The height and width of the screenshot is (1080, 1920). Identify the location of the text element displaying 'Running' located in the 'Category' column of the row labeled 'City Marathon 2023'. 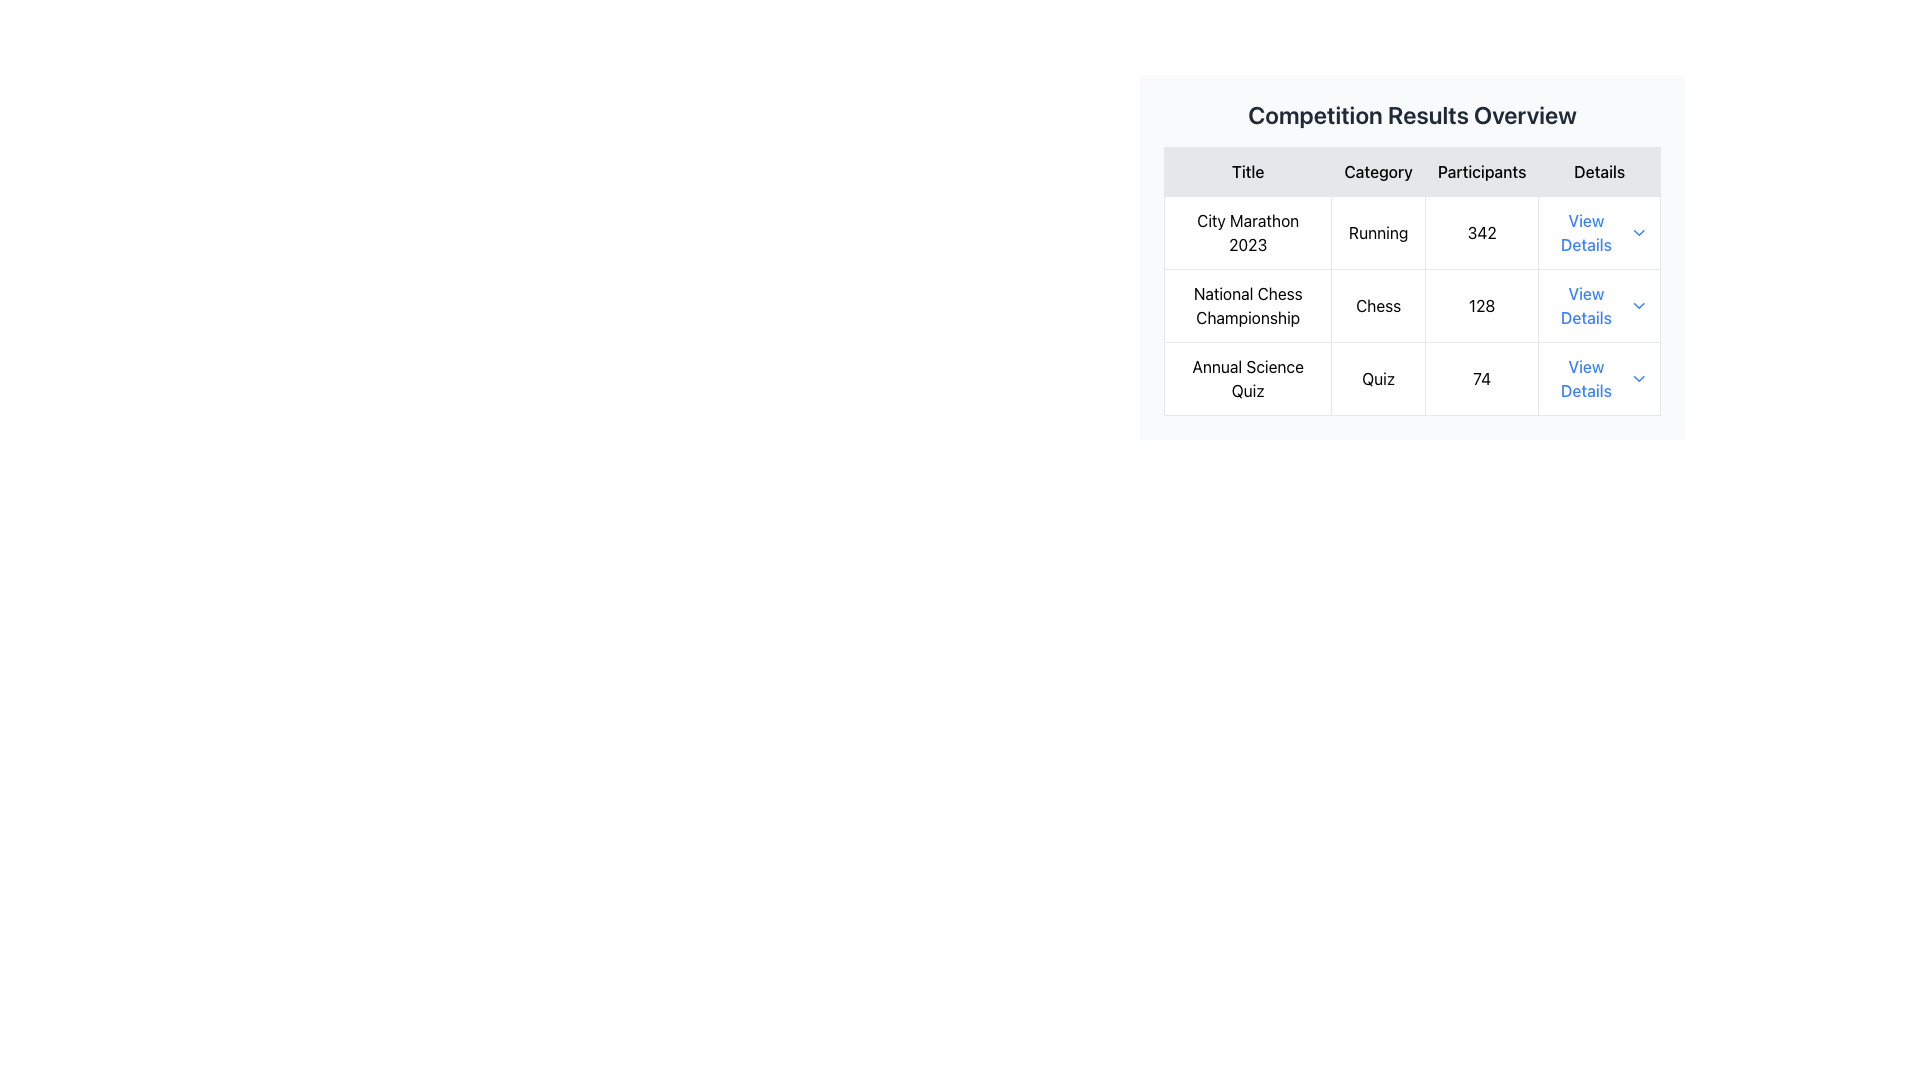
(1377, 231).